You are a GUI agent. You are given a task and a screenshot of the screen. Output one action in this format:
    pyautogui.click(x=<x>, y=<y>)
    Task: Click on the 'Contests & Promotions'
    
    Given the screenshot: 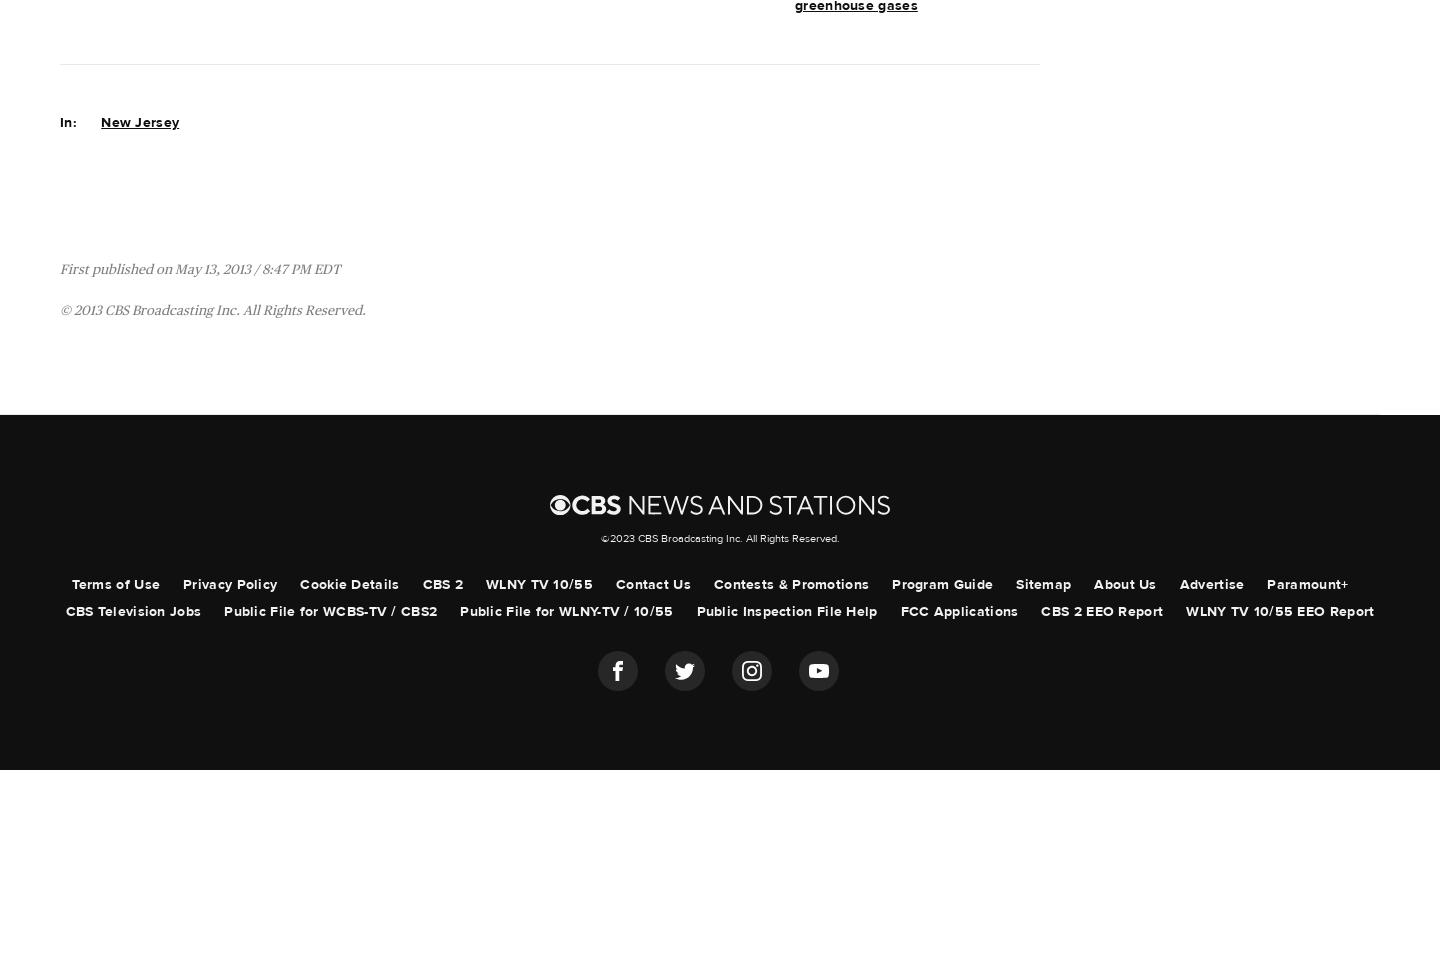 What is the action you would take?
    pyautogui.click(x=790, y=584)
    